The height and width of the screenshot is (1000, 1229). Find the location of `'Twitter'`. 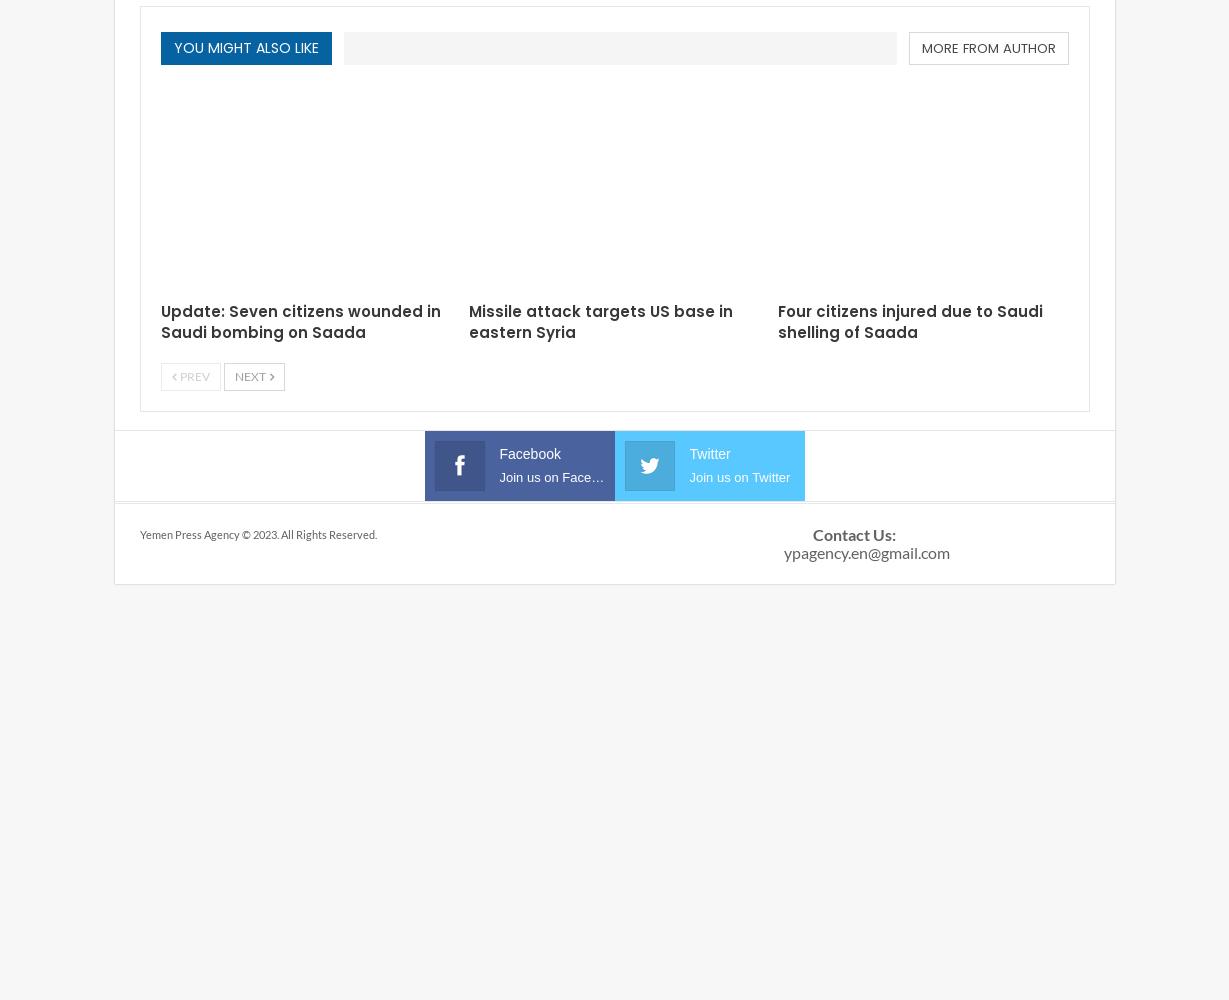

'Twitter' is located at coordinates (708, 453).